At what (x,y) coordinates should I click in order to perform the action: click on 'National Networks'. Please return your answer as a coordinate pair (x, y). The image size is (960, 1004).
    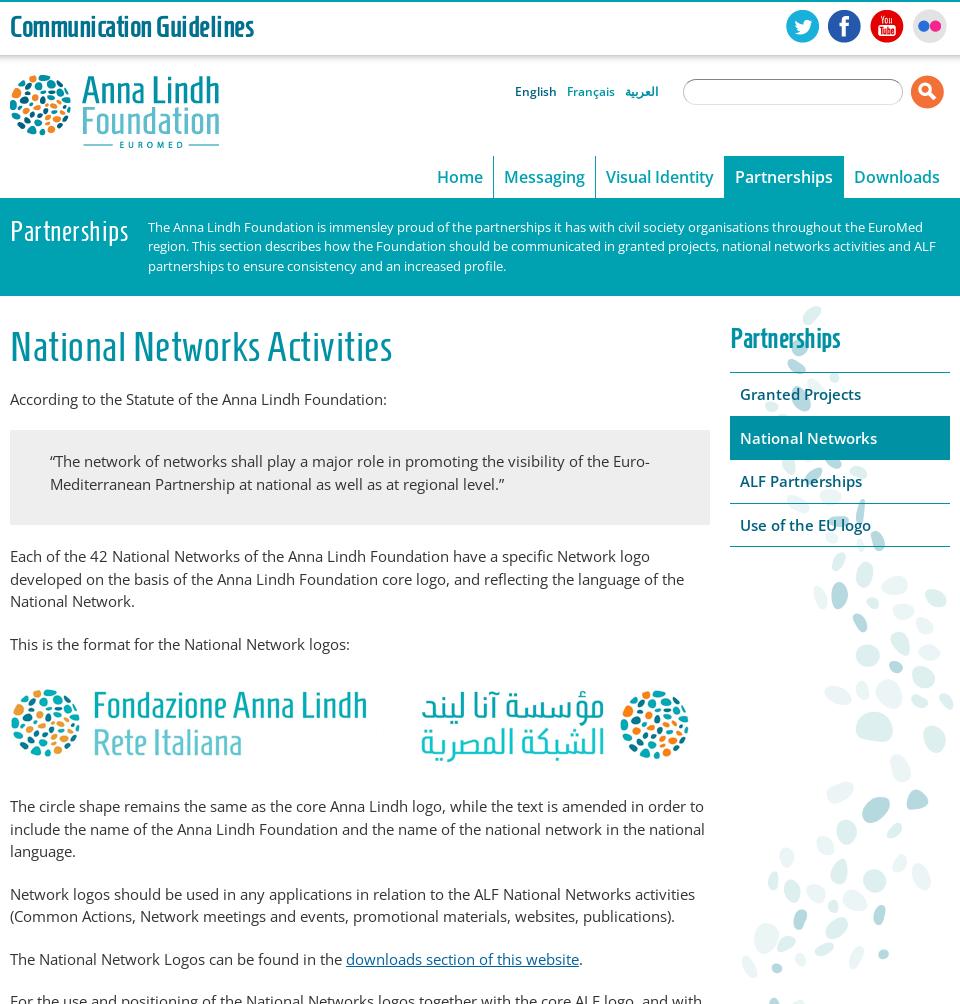
    Looking at the image, I should click on (808, 436).